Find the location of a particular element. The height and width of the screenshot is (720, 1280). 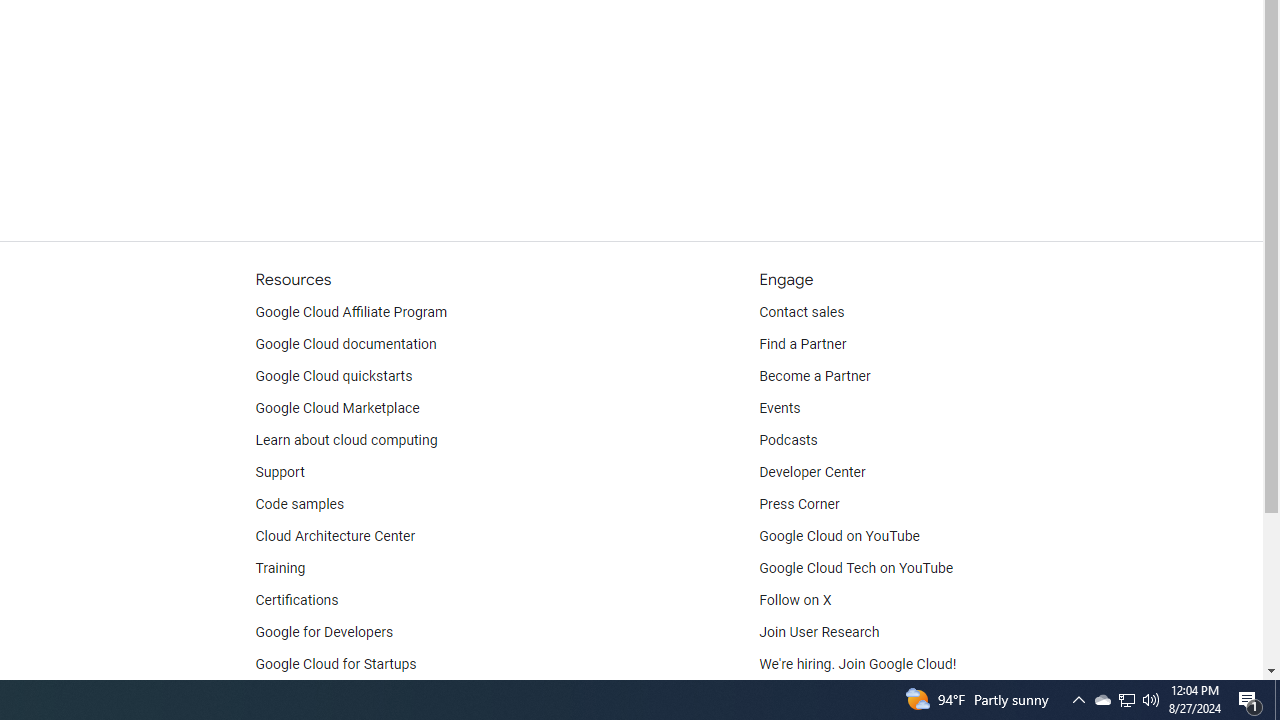

'Cloud Architecture Center' is located at coordinates (335, 536).